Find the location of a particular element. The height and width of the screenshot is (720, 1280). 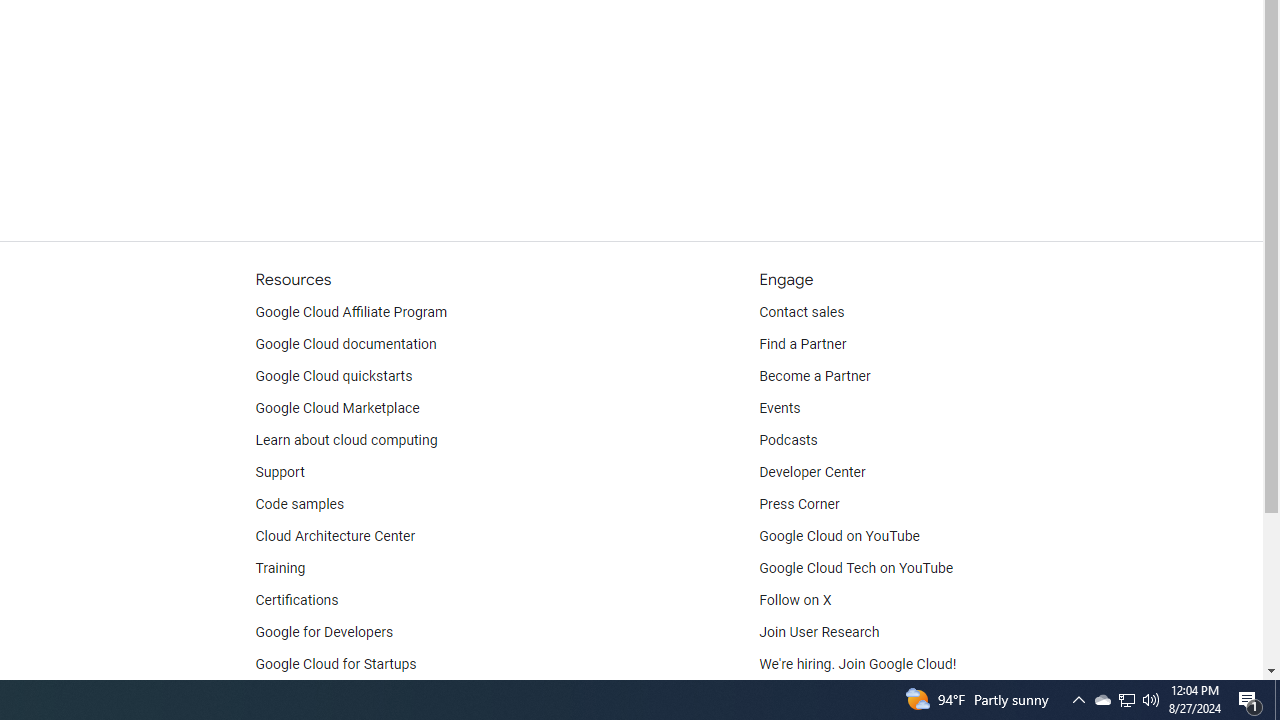

'Cloud Architecture Center' is located at coordinates (335, 536).